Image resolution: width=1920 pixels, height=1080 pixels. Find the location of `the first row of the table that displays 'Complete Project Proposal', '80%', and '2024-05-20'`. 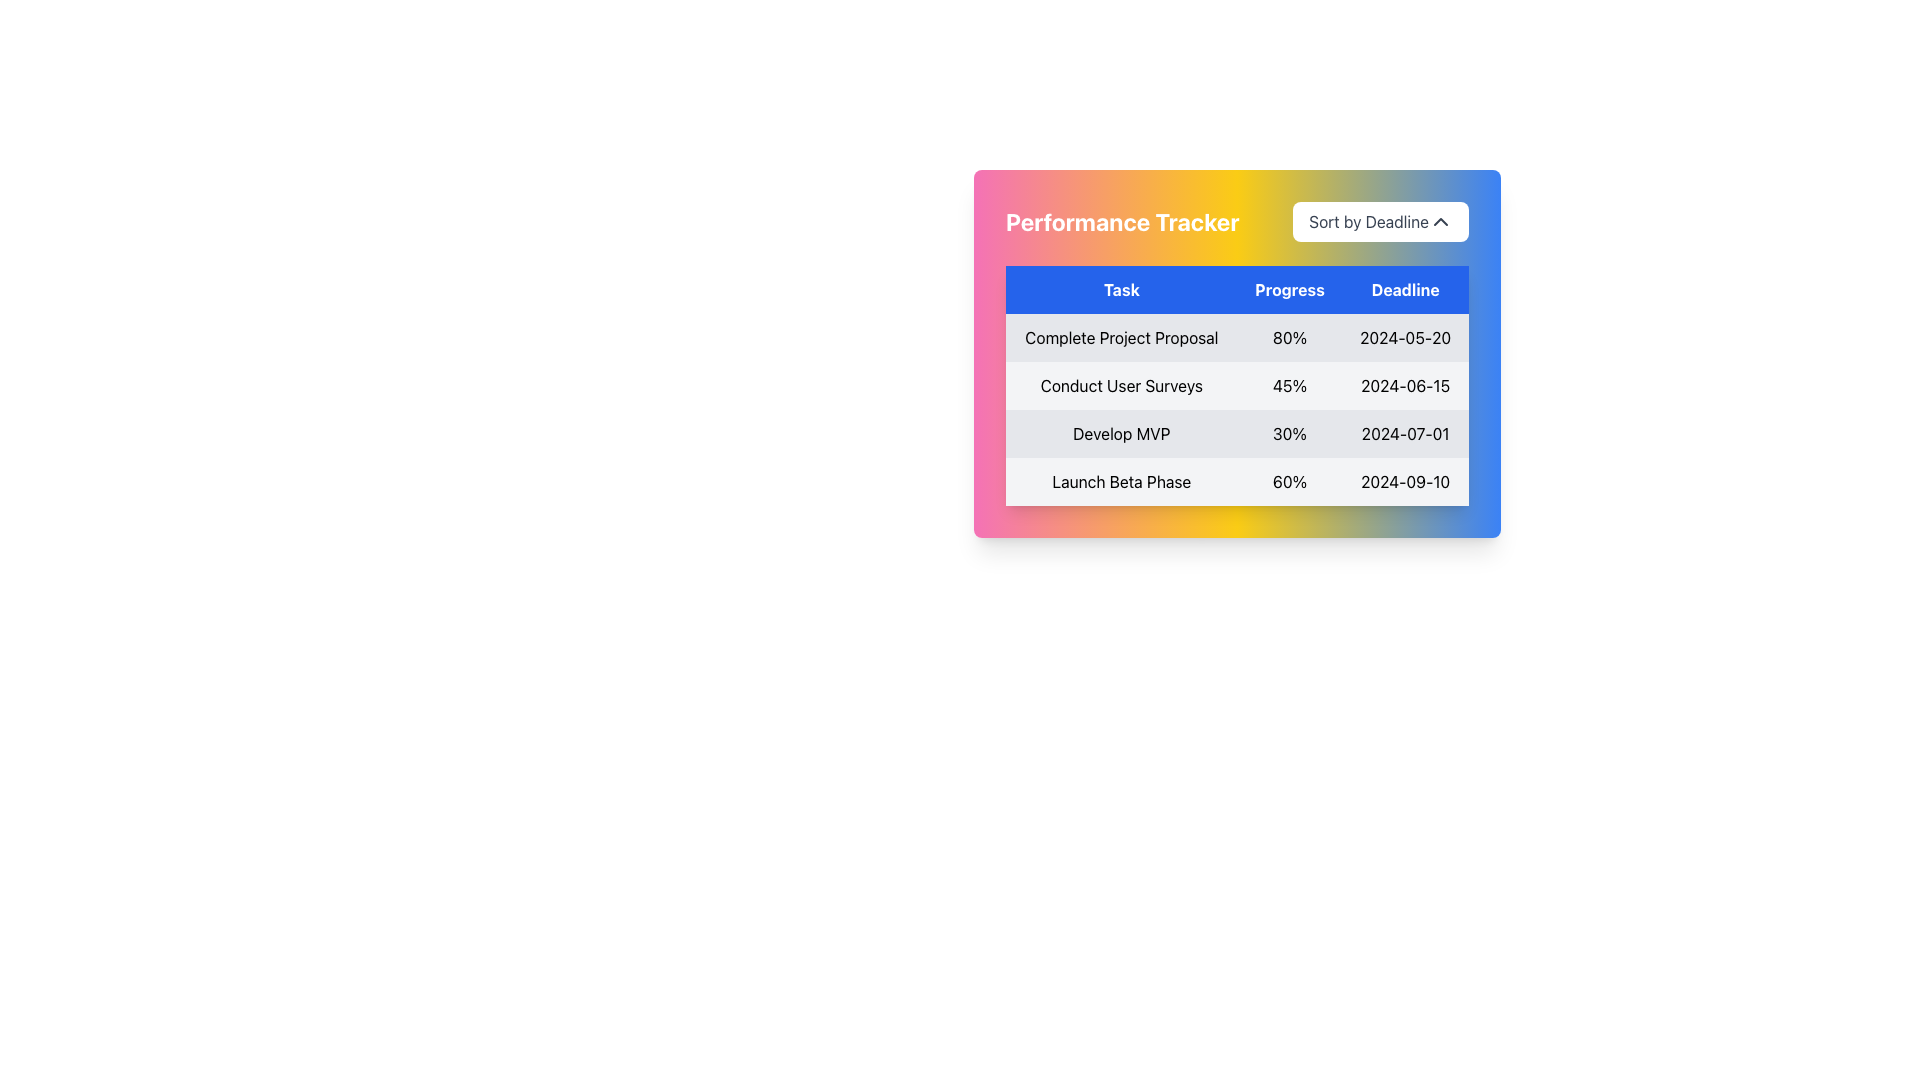

the first row of the table that displays 'Complete Project Proposal', '80%', and '2024-05-20' is located at coordinates (1236, 337).